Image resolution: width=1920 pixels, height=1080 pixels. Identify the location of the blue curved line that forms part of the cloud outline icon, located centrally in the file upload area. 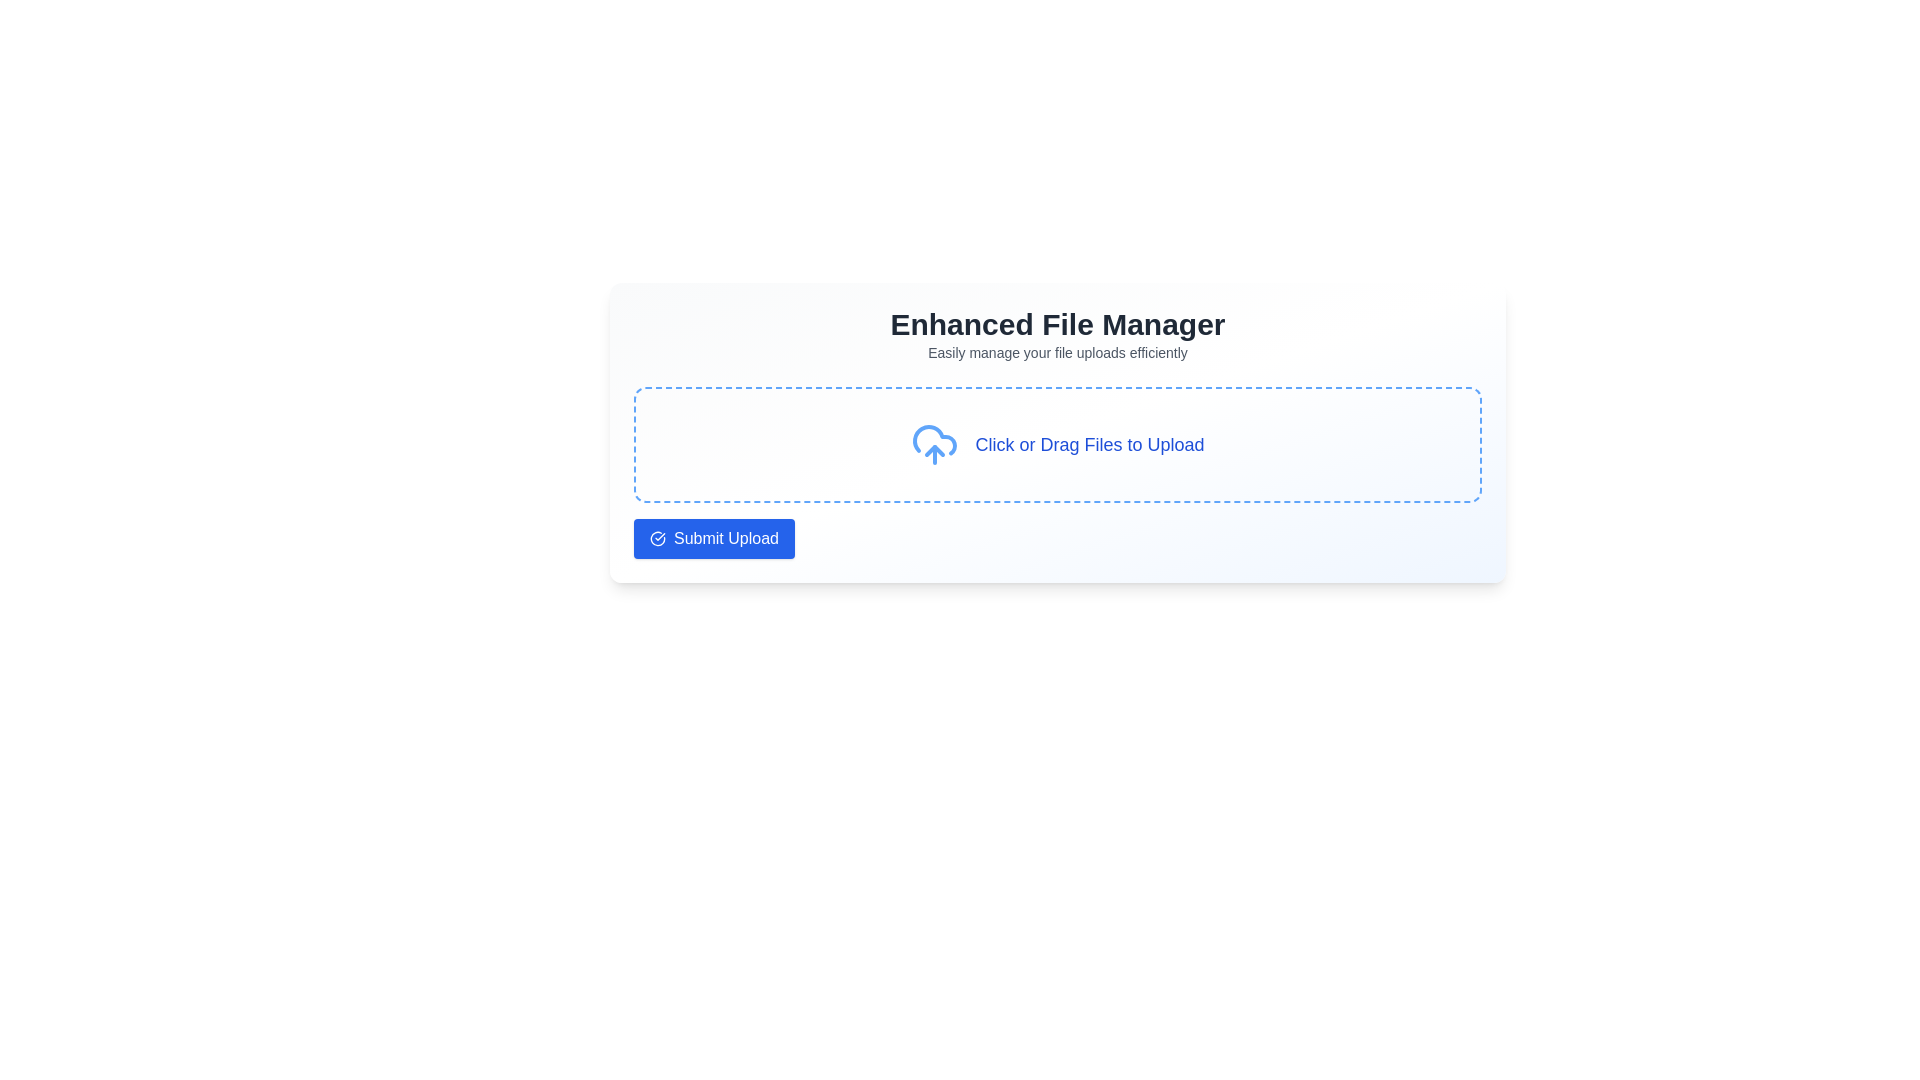
(934, 439).